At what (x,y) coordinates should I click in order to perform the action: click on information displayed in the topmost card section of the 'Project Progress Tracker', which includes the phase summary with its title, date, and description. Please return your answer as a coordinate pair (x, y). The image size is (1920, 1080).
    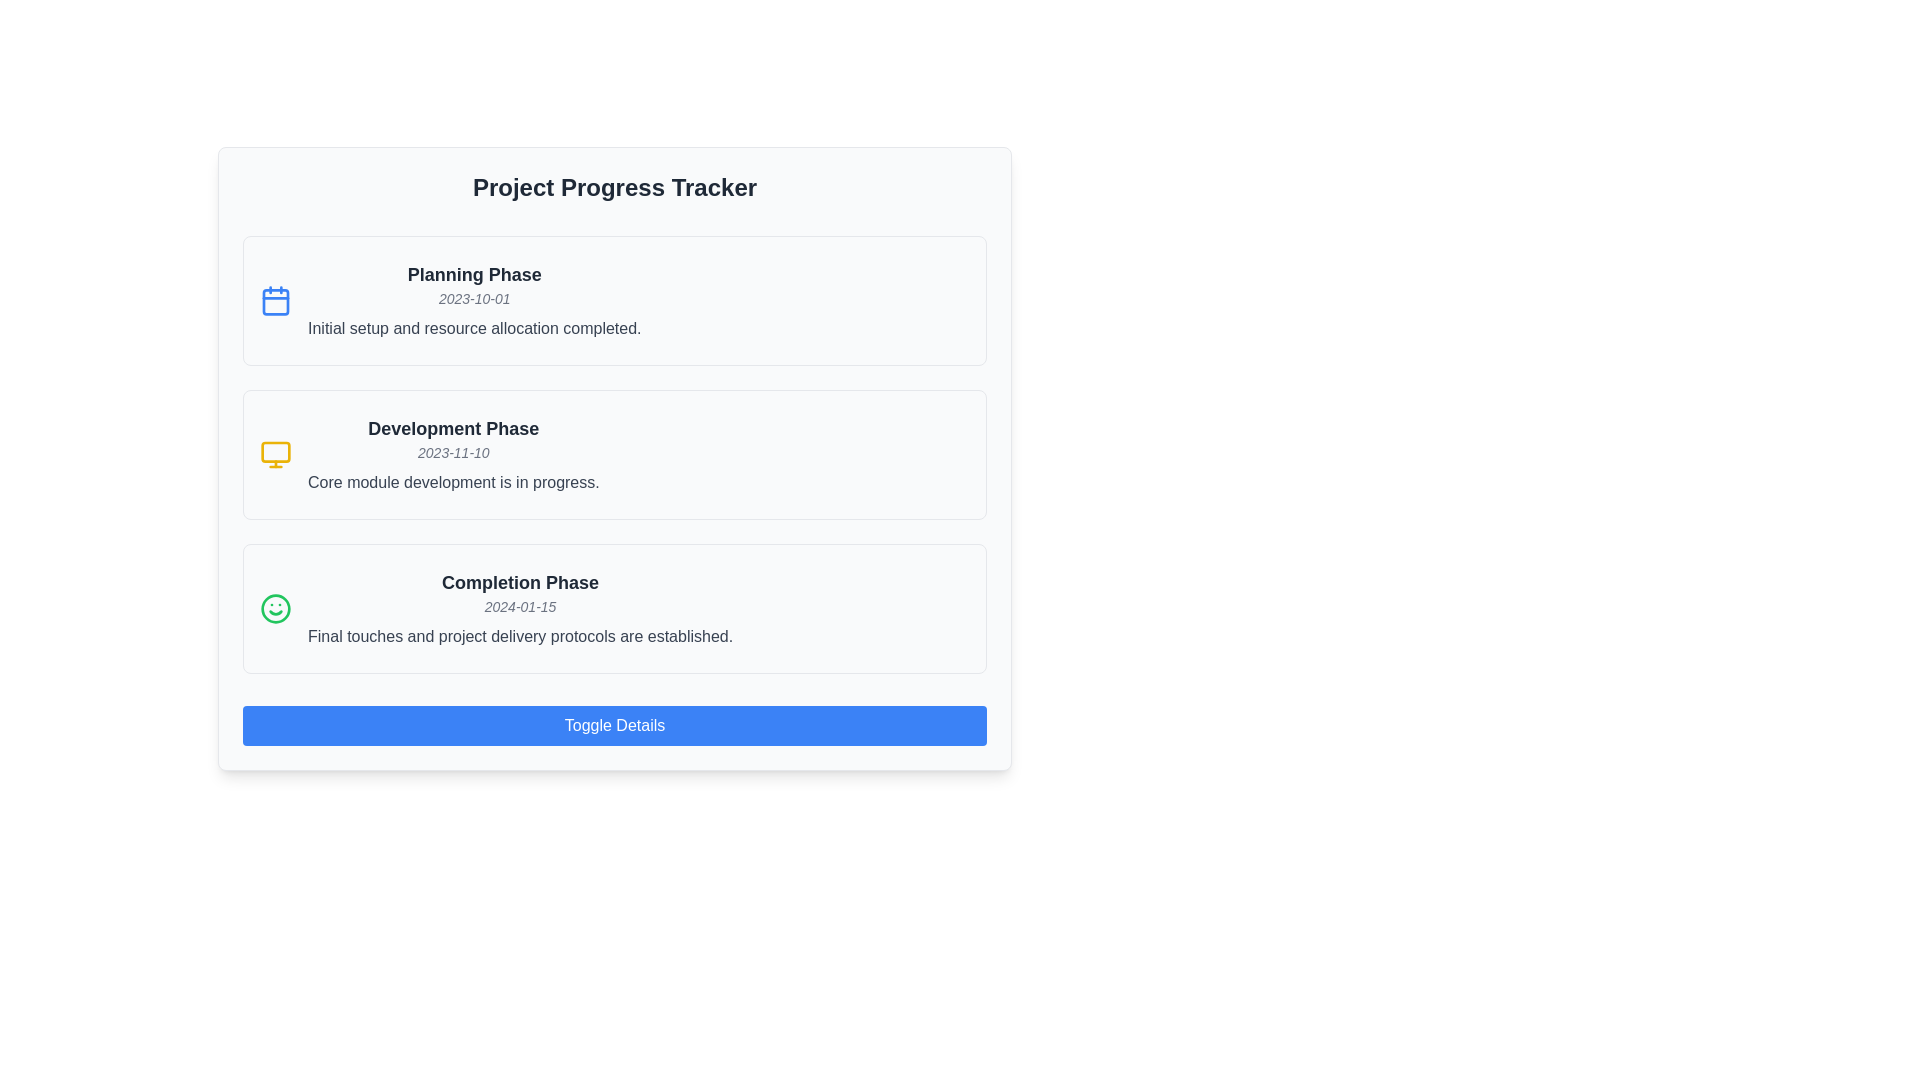
    Looking at the image, I should click on (473, 300).